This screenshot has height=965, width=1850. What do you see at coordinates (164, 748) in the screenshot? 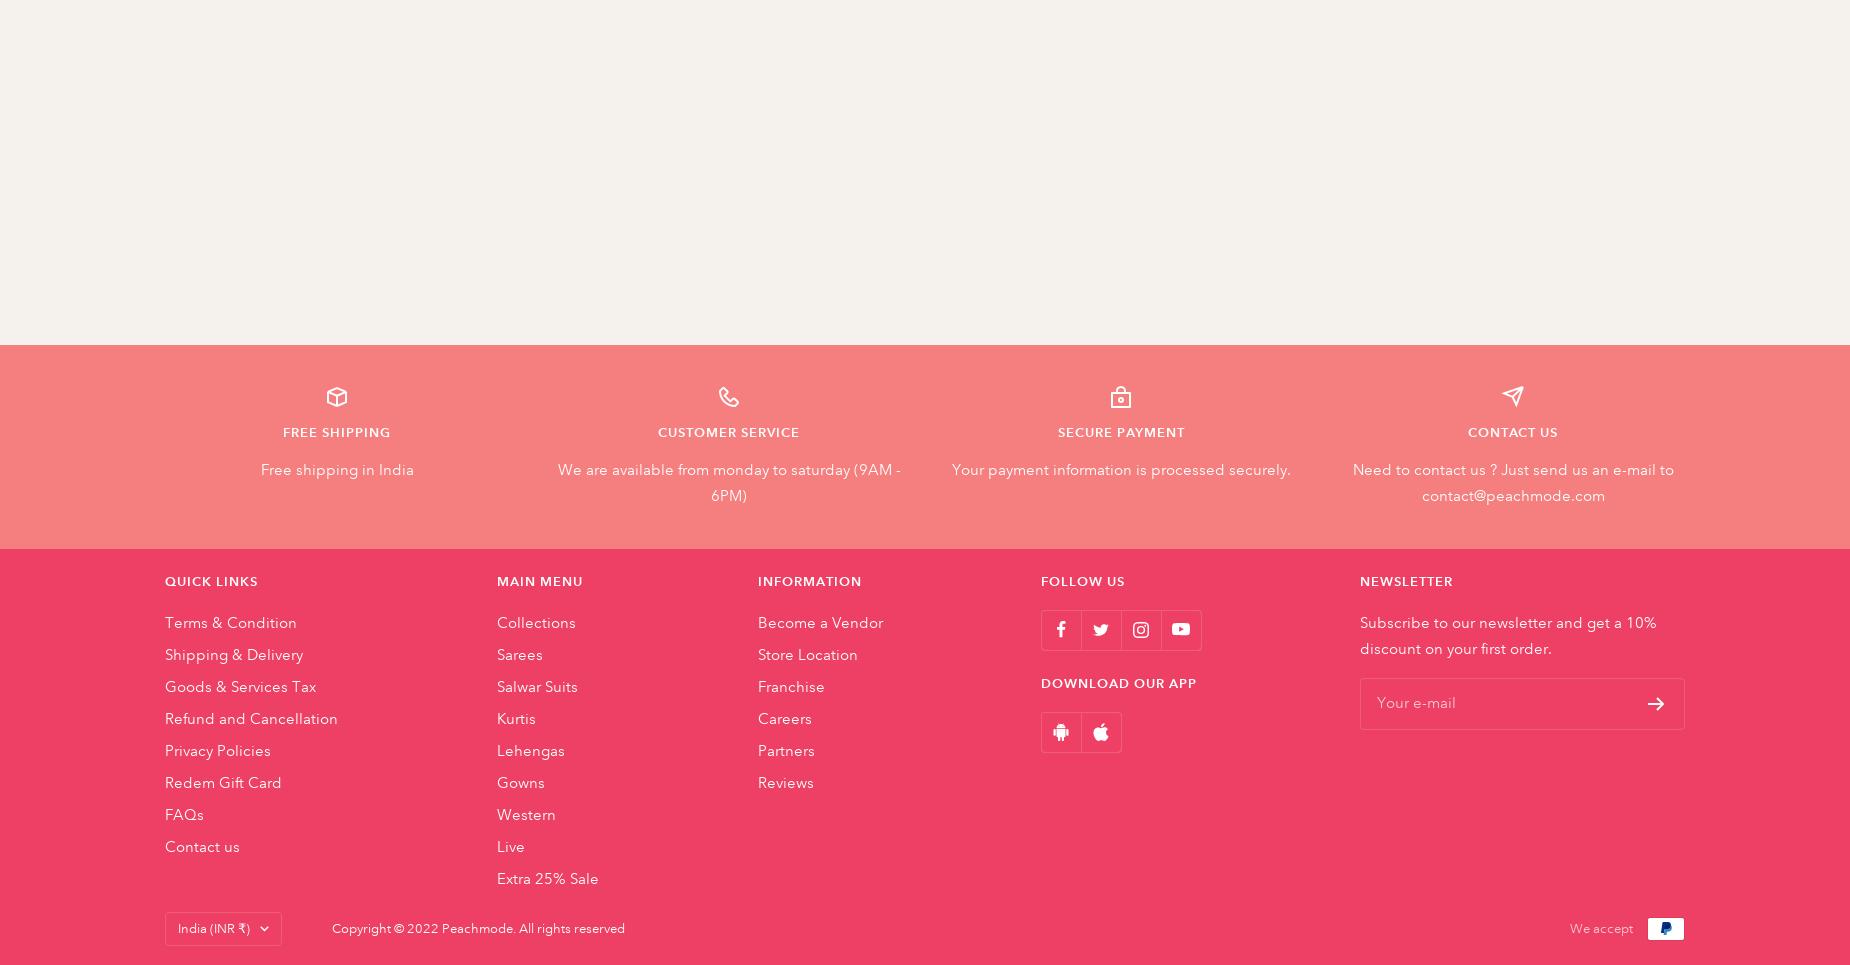
I see `'Privacy Policies'` at bounding box center [164, 748].